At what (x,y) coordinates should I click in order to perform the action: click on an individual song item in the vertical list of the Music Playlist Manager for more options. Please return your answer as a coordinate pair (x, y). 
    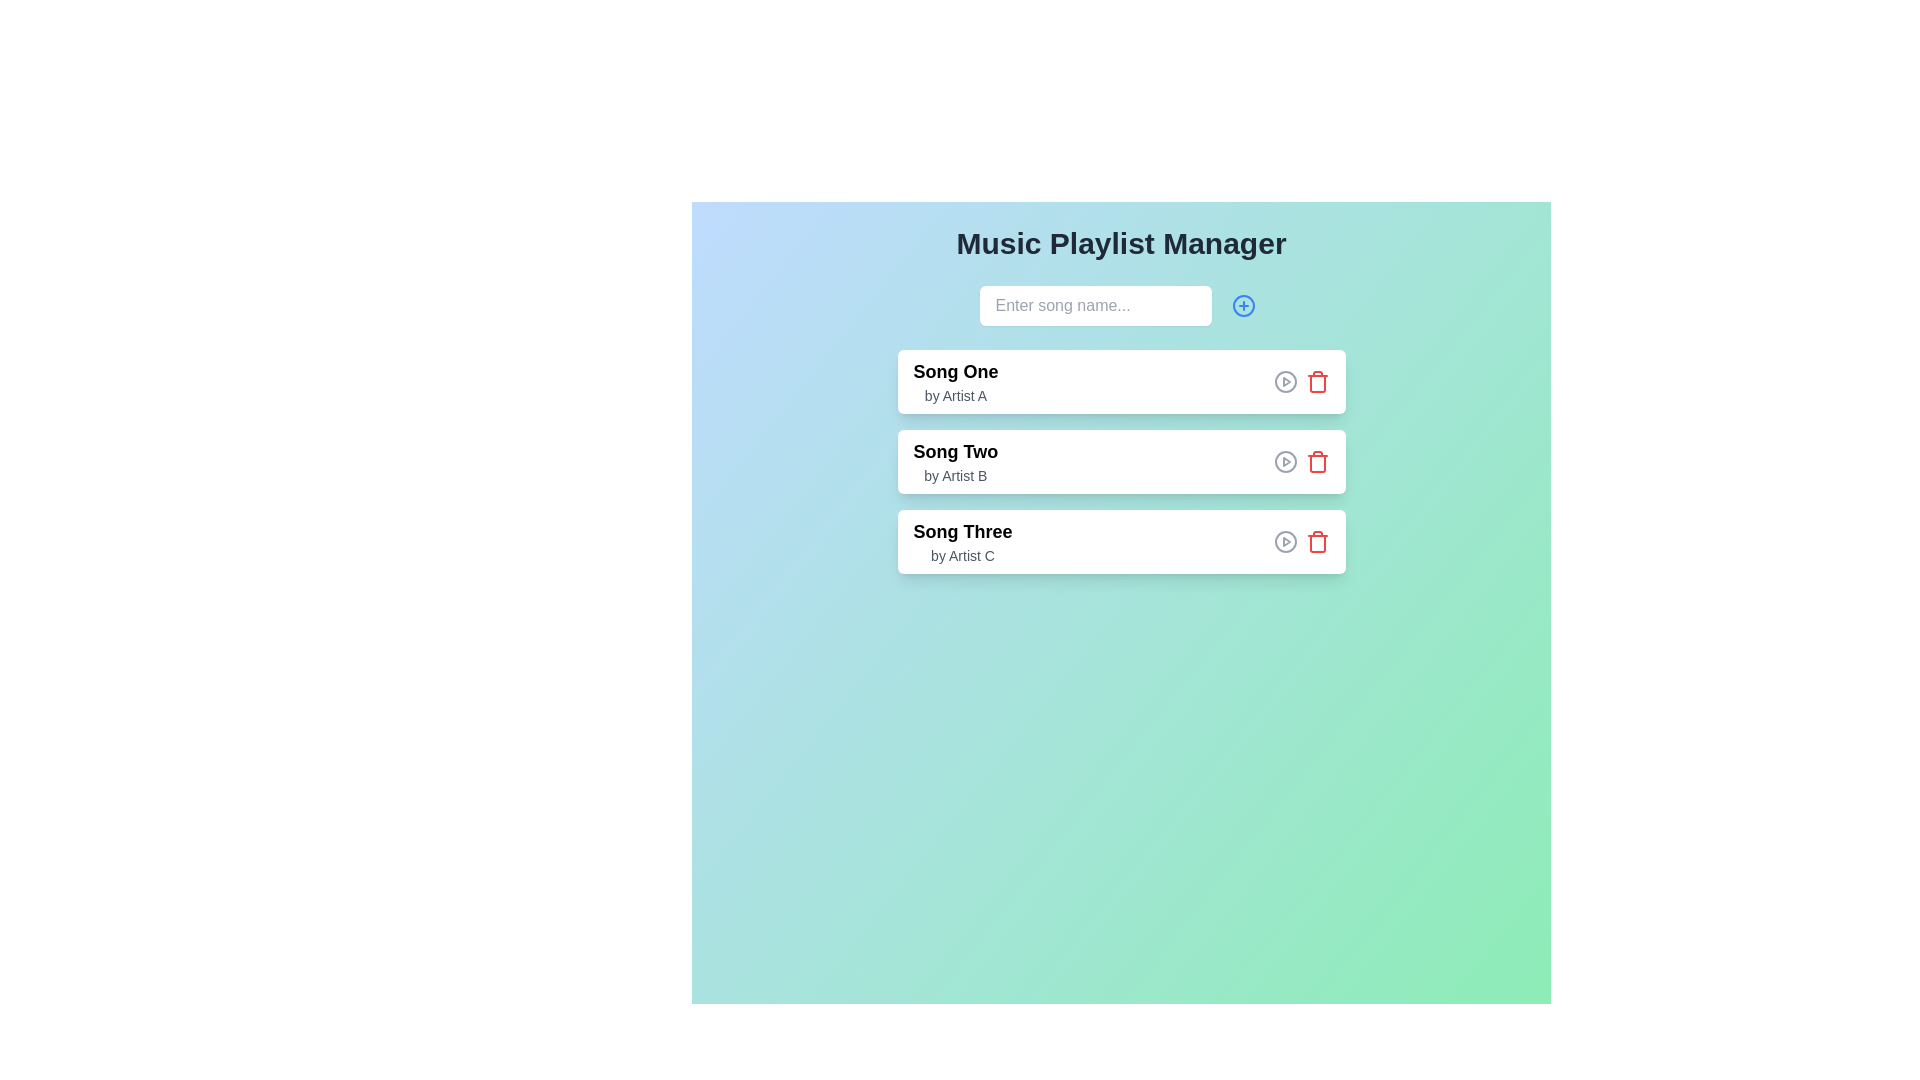
    Looking at the image, I should click on (1121, 462).